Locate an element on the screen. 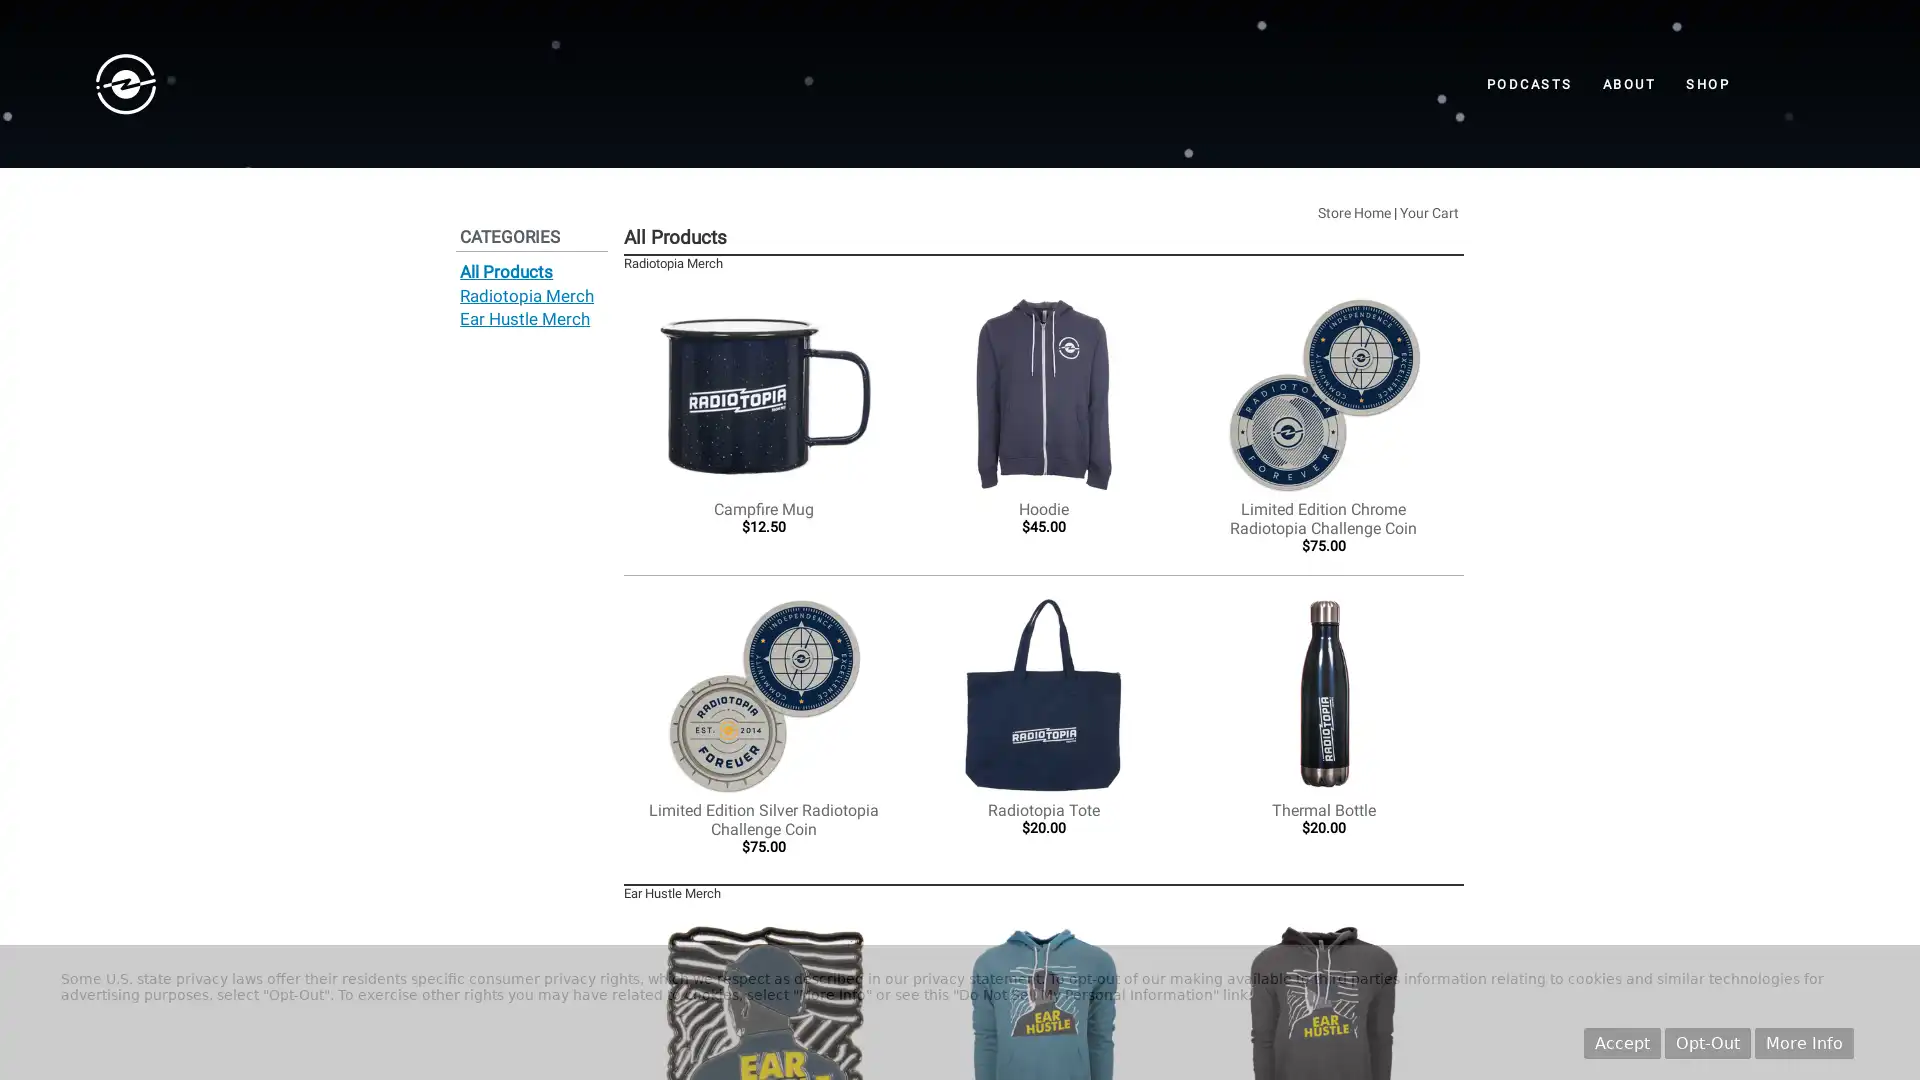  Opt-Out is located at coordinates (1707, 1042).